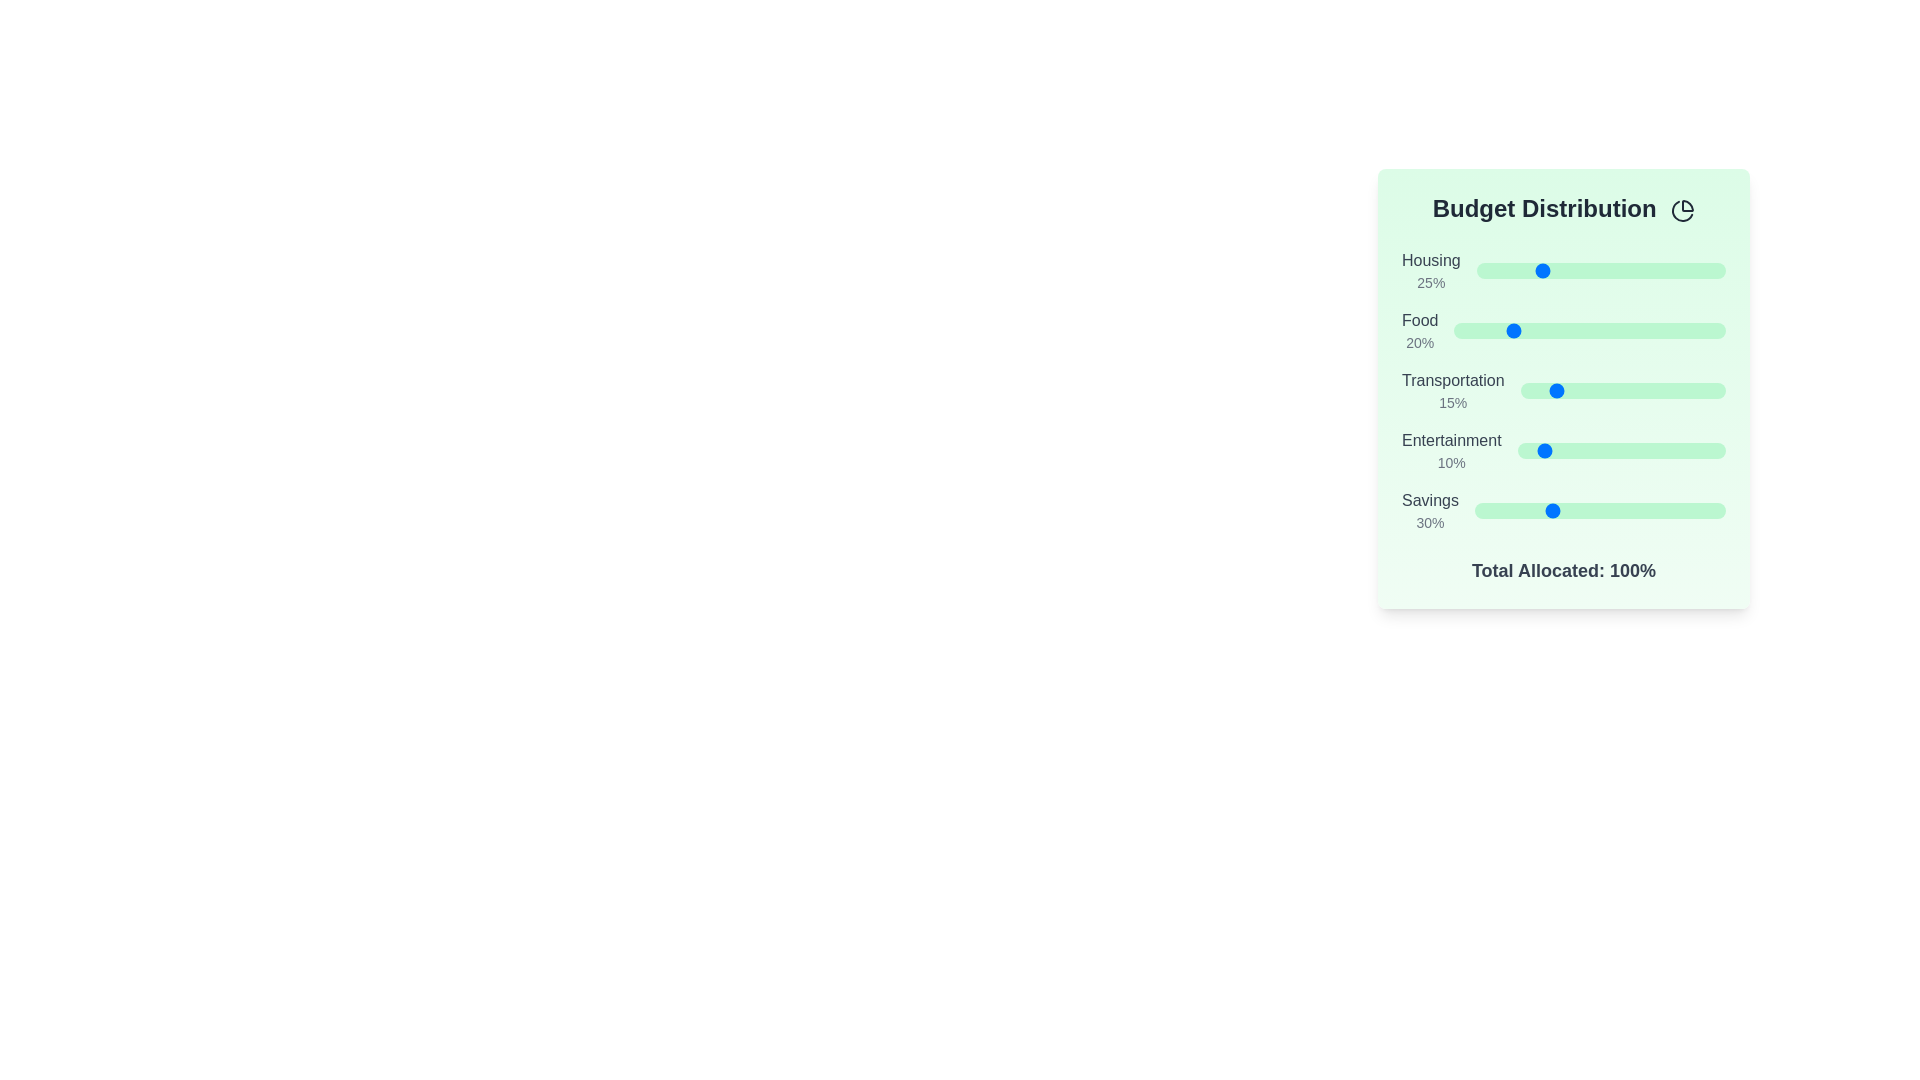  I want to click on the percentage text for Entertainment to read it more clearly, so click(1451, 462).